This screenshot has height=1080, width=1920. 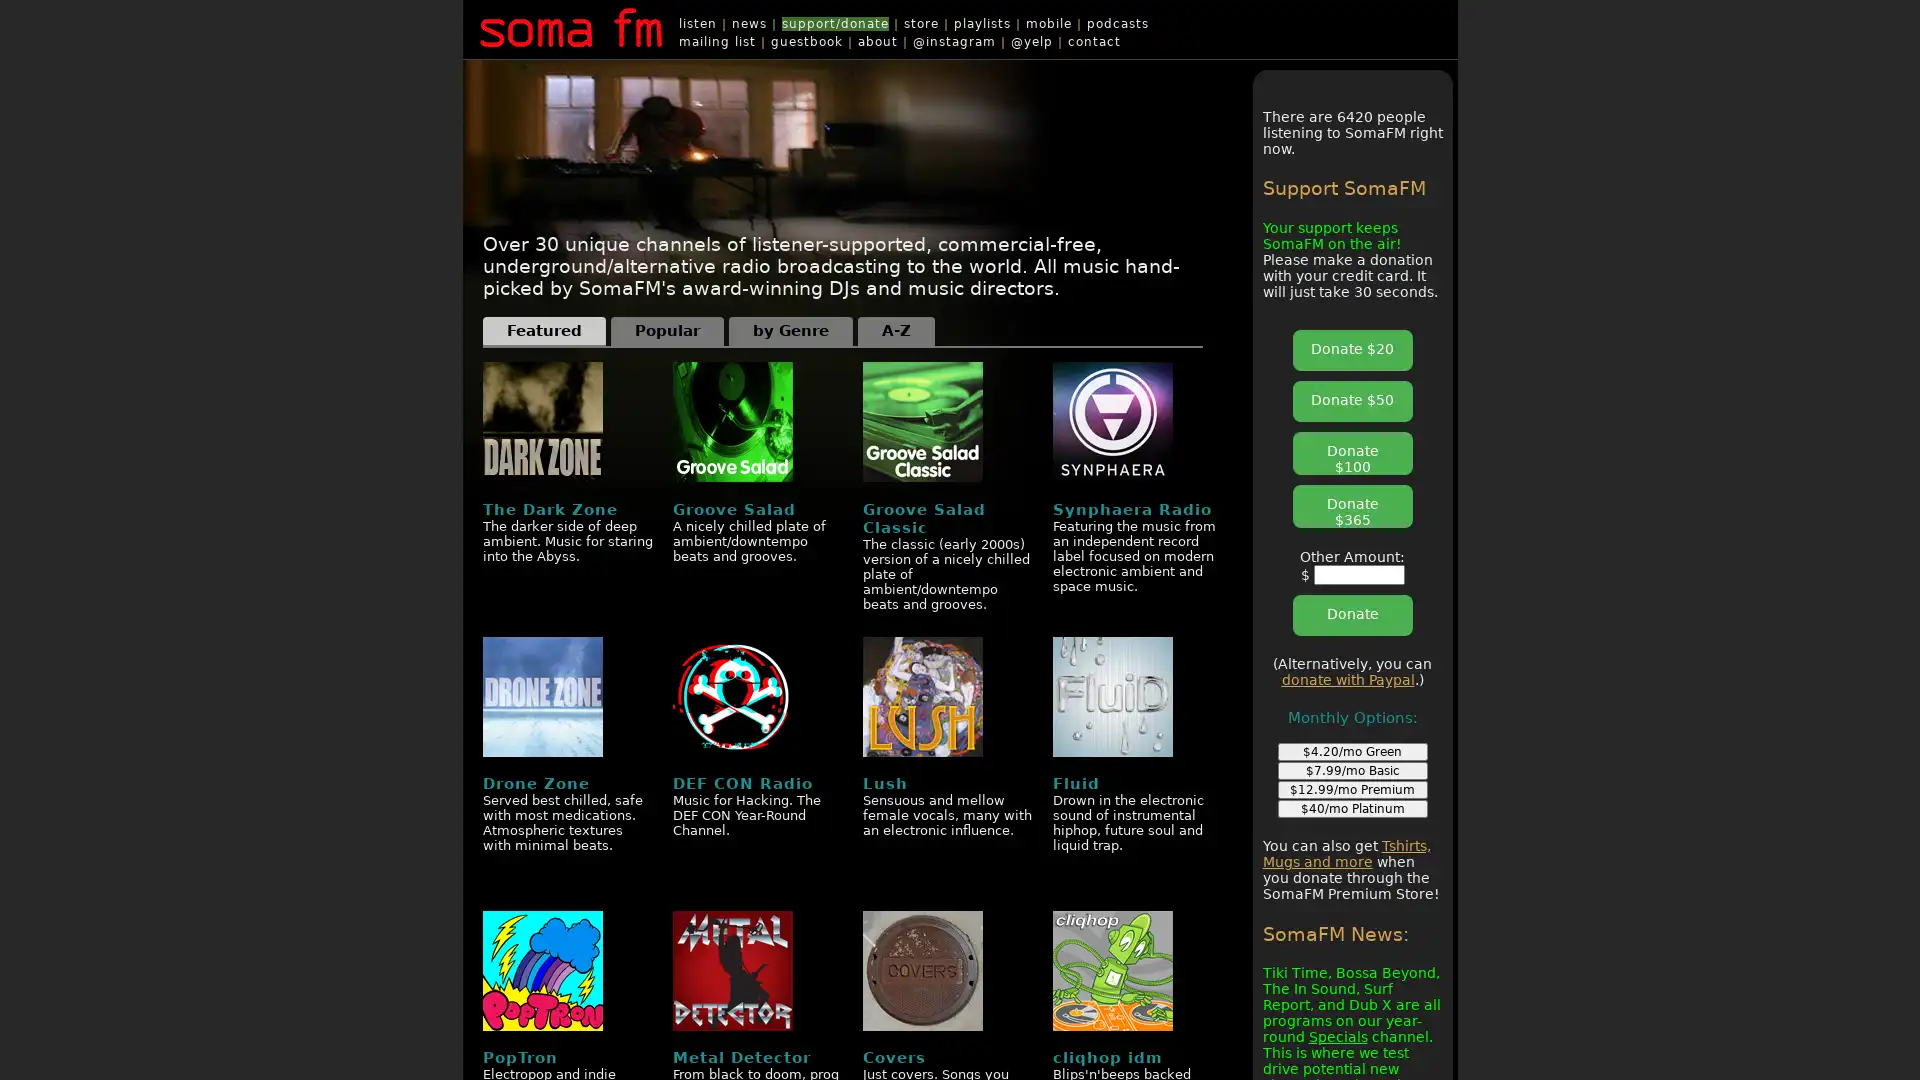 What do you see at coordinates (1352, 401) in the screenshot?
I see `Donate $50` at bounding box center [1352, 401].